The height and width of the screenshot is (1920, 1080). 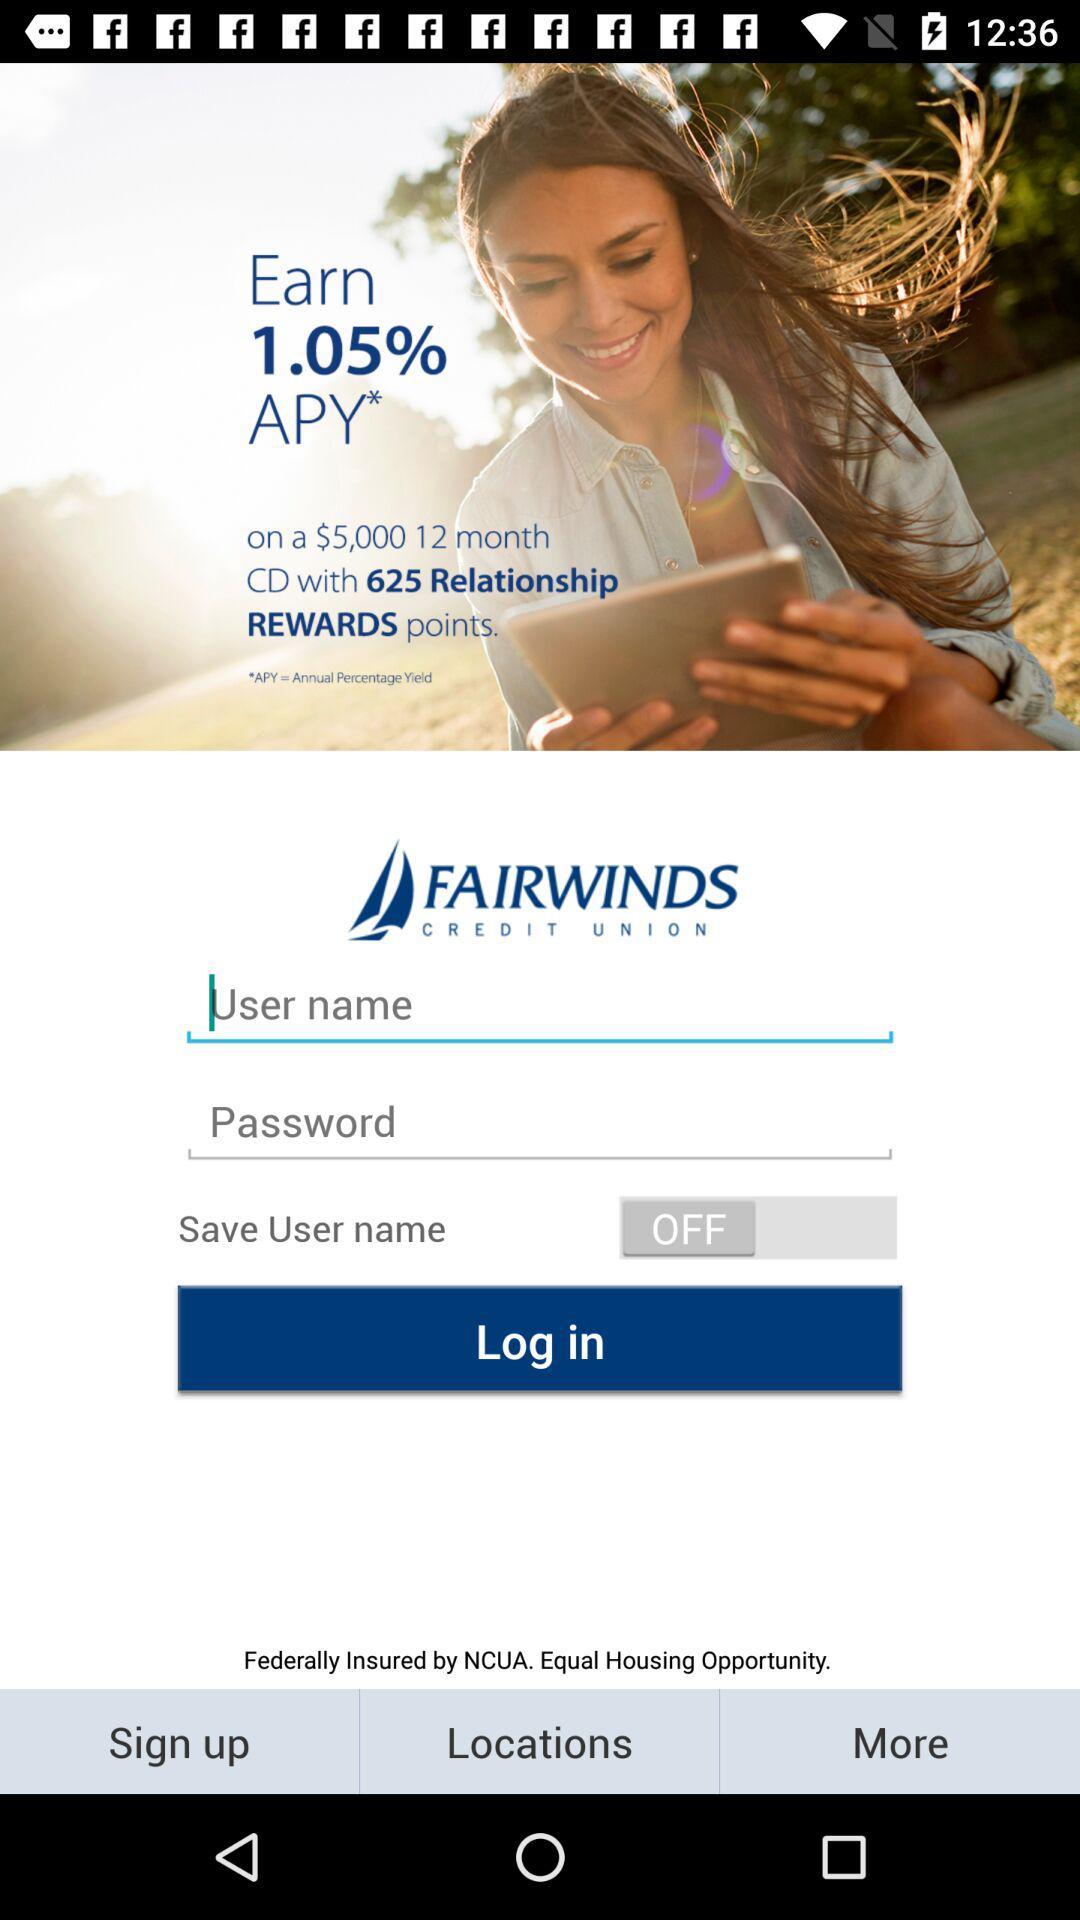 I want to click on the sign up item, so click(x=178, y=1740).